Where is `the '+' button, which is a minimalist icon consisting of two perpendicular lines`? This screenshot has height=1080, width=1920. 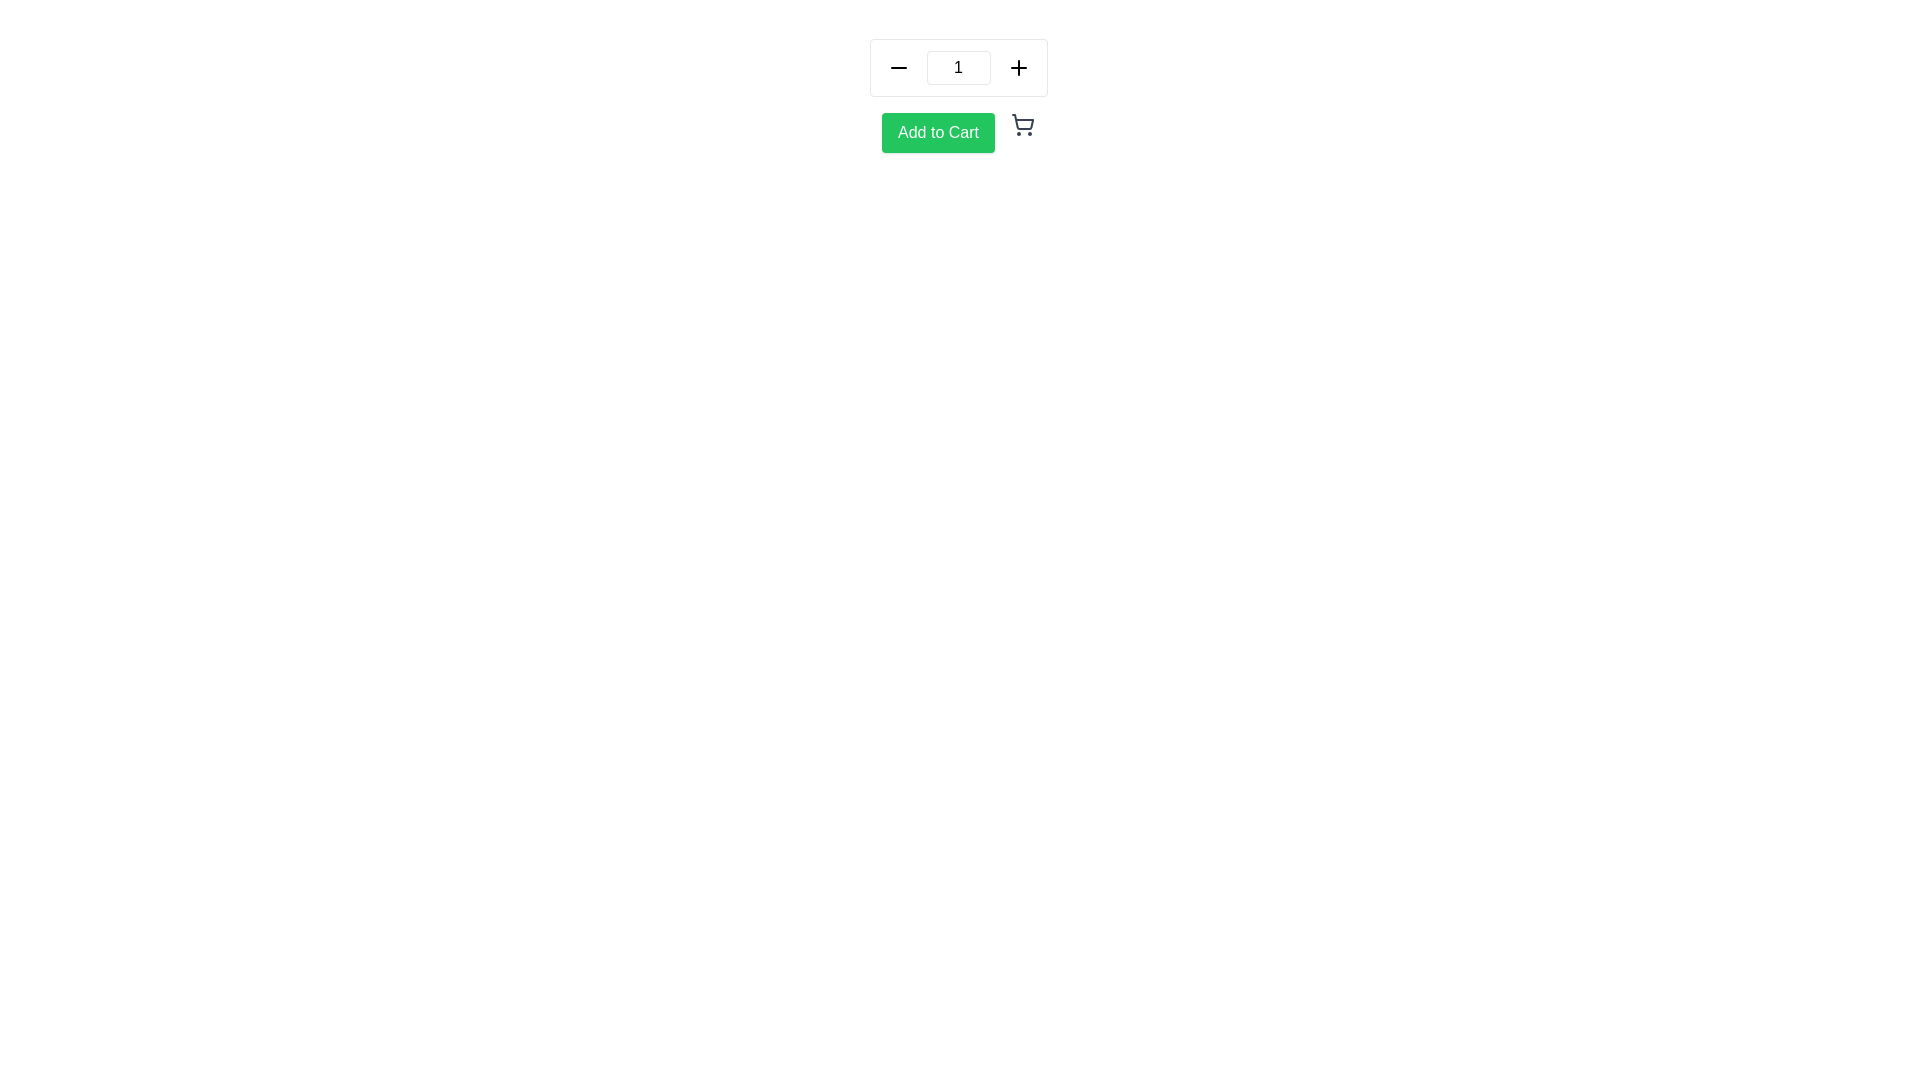 the '+' button, which is a minimalist icon consisting of two perpendicular lines is located at coordinates (1018, 67).